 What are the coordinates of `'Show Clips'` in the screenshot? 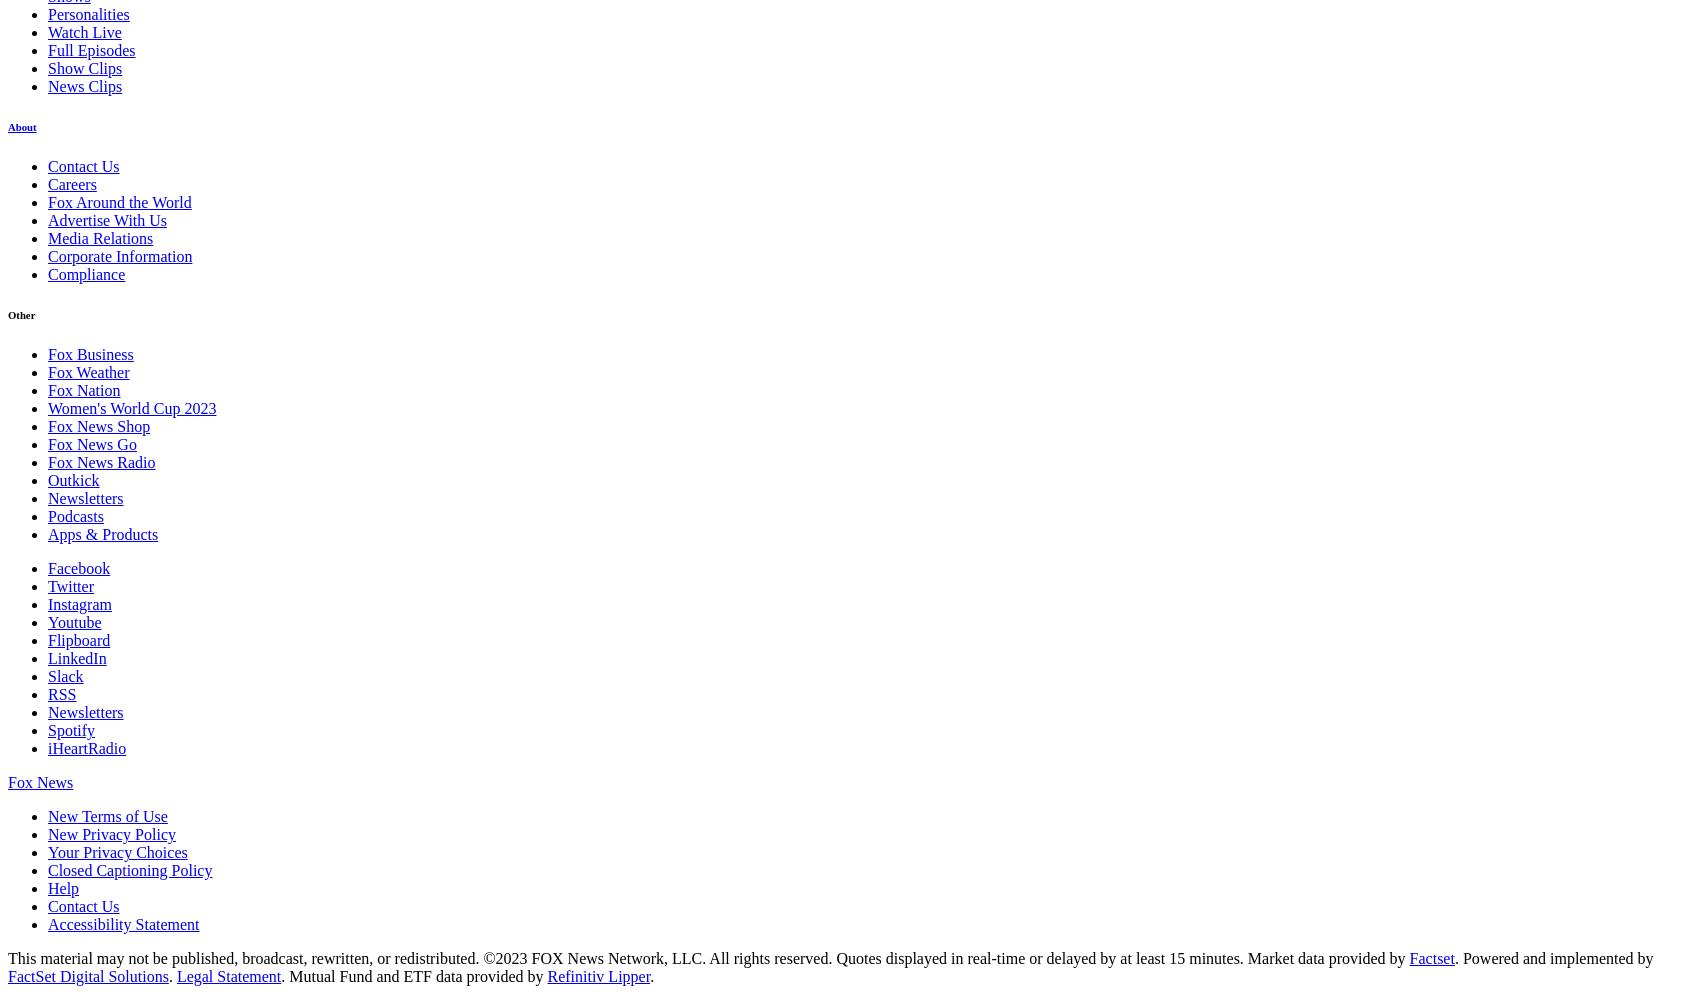 It's located at (84, 68).